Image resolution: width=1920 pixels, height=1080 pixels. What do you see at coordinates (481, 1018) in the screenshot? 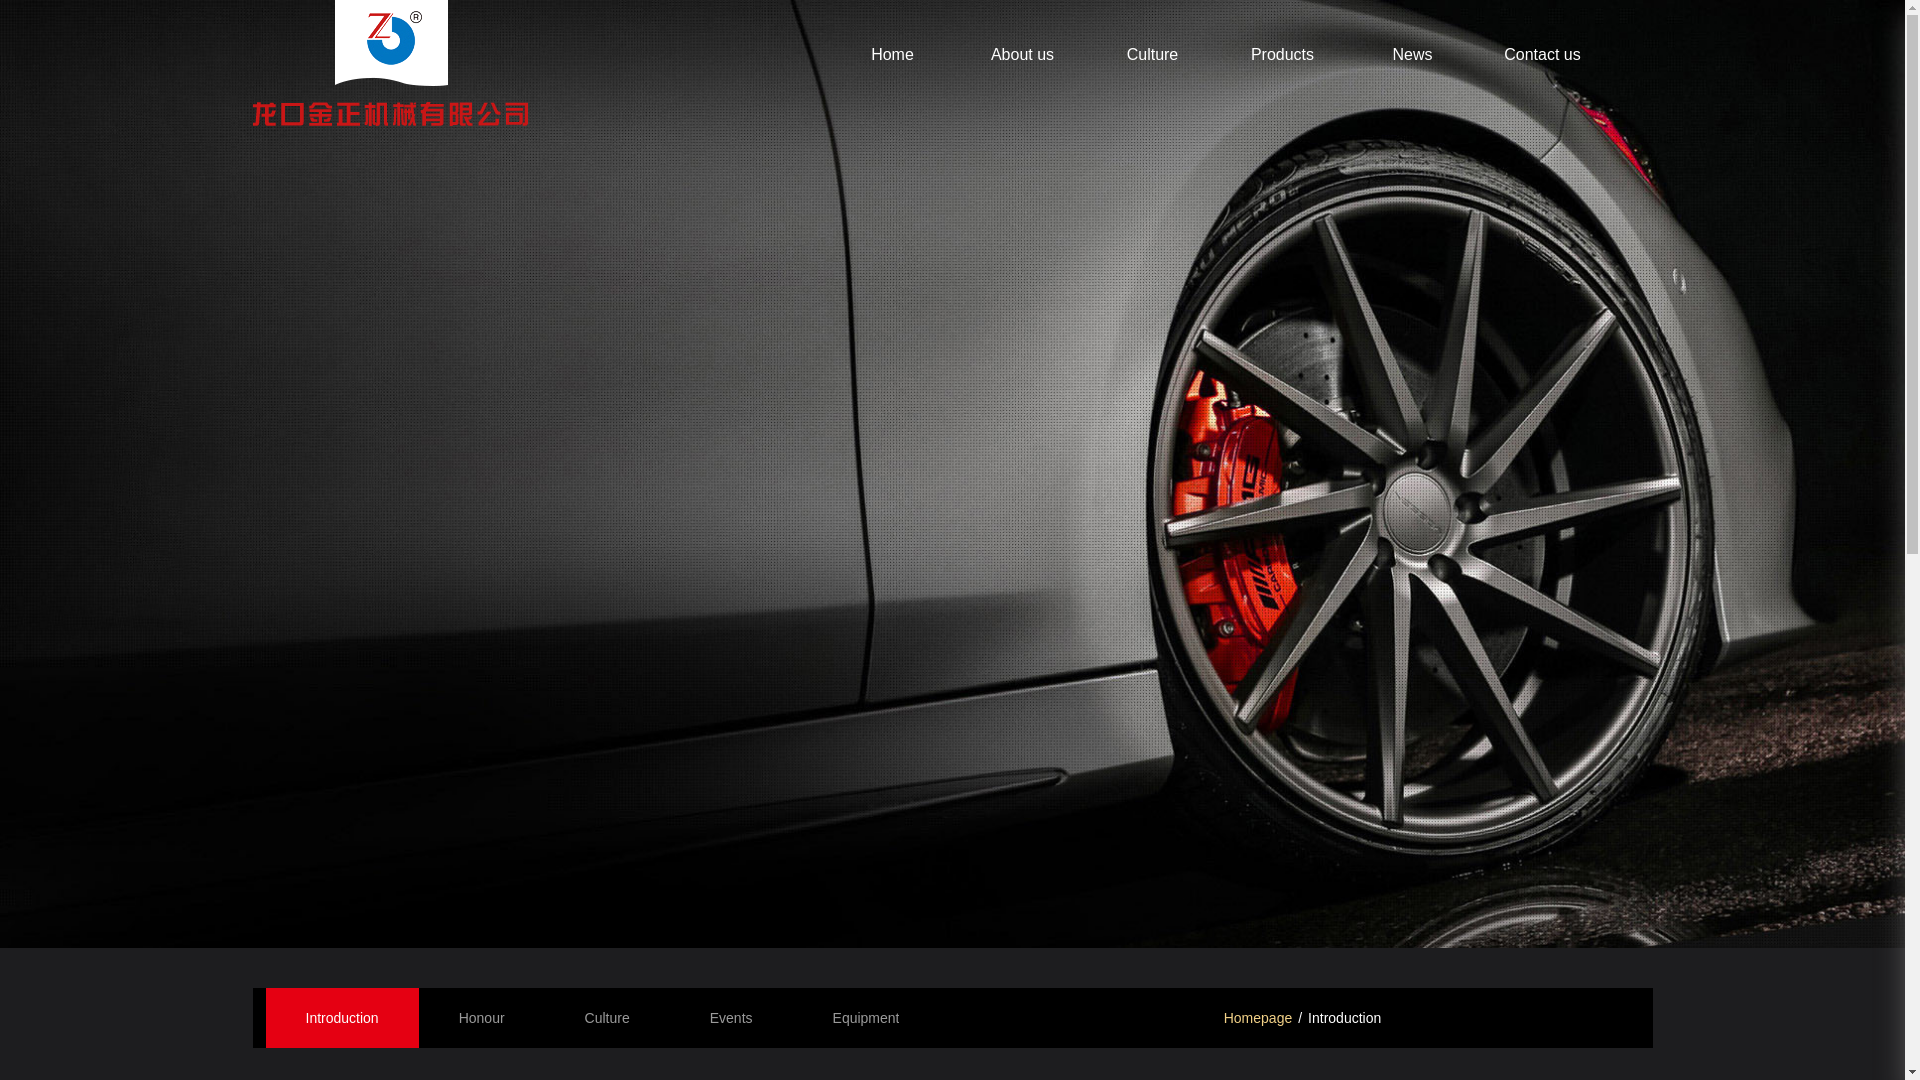
I see `'Honour'` at bounding box center [481, 1018].